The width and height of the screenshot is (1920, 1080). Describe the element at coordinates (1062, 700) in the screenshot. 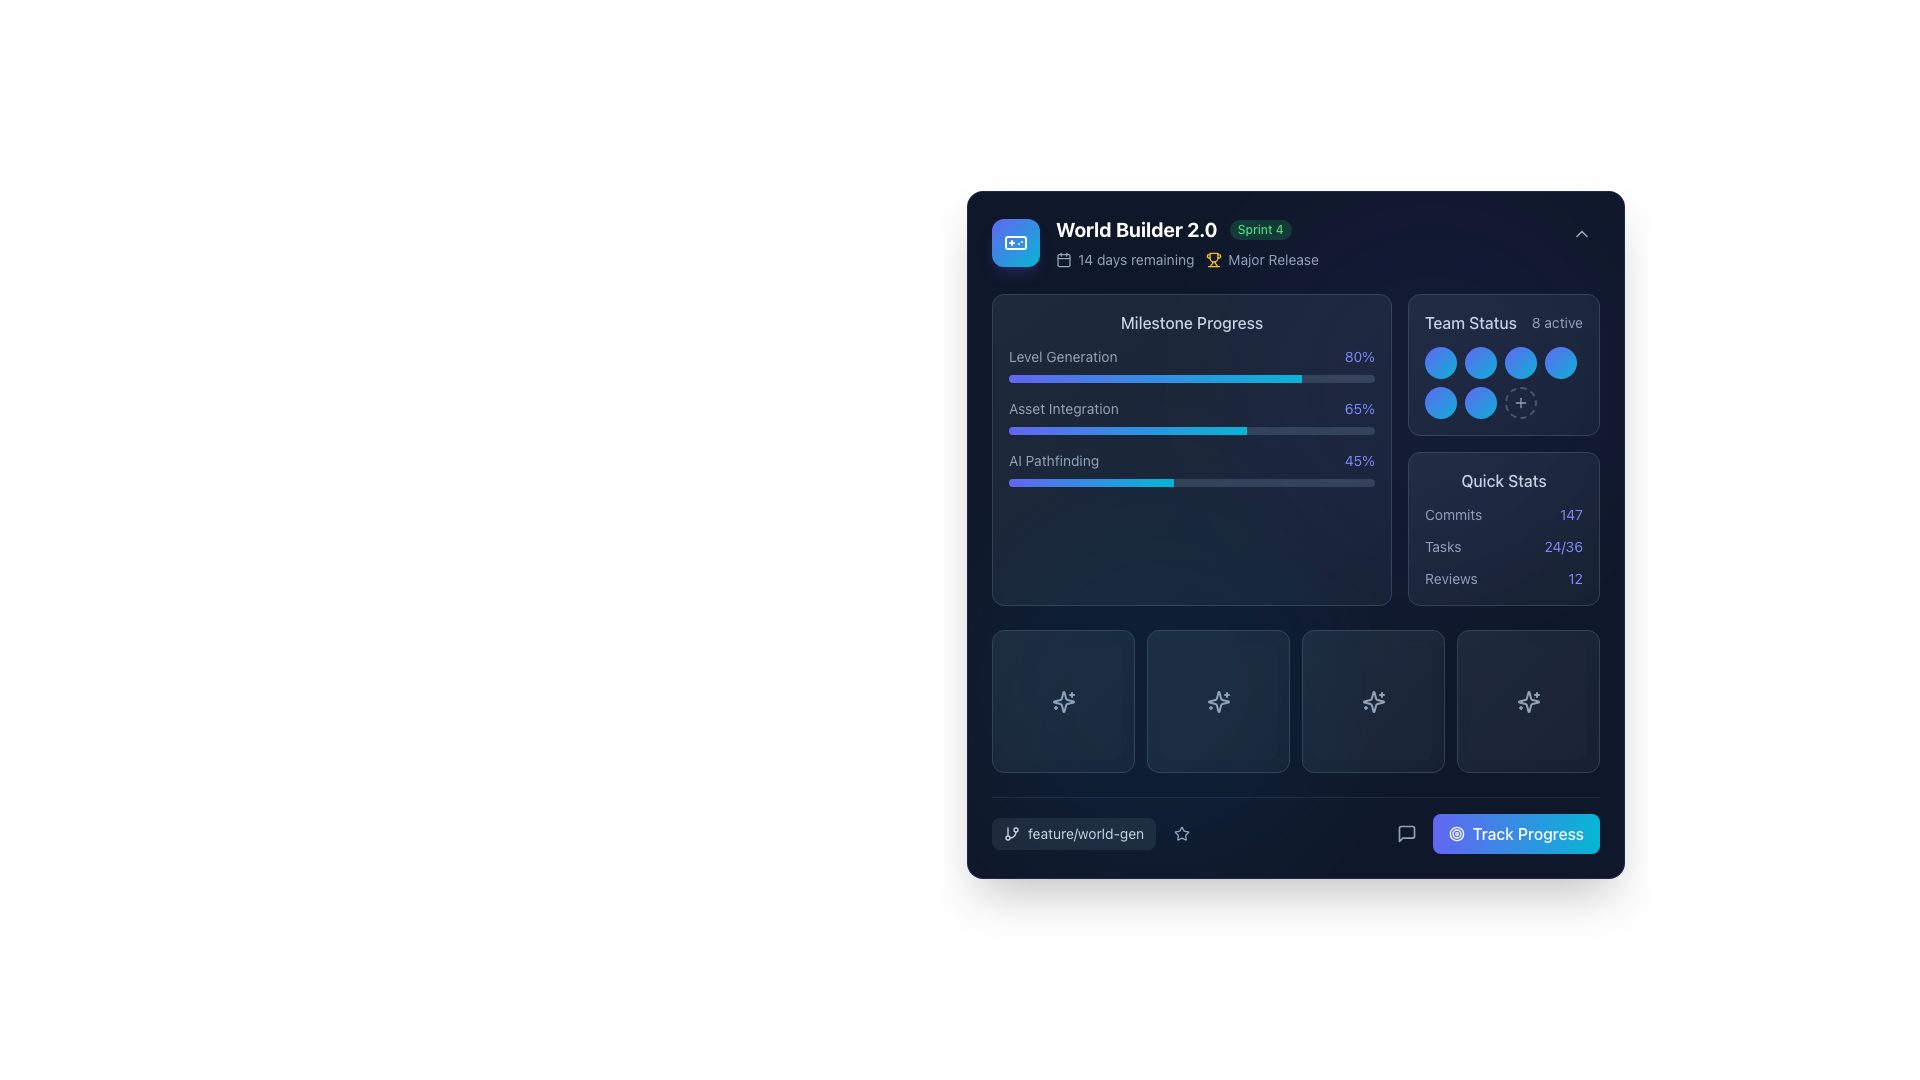

I see `the sparkles icon with a central star and dots radiating outward, styled in grayish-slate with indigo highlights on hover, located centrally in the third pane from the left under the 'Milestone Progress' section` at that location.